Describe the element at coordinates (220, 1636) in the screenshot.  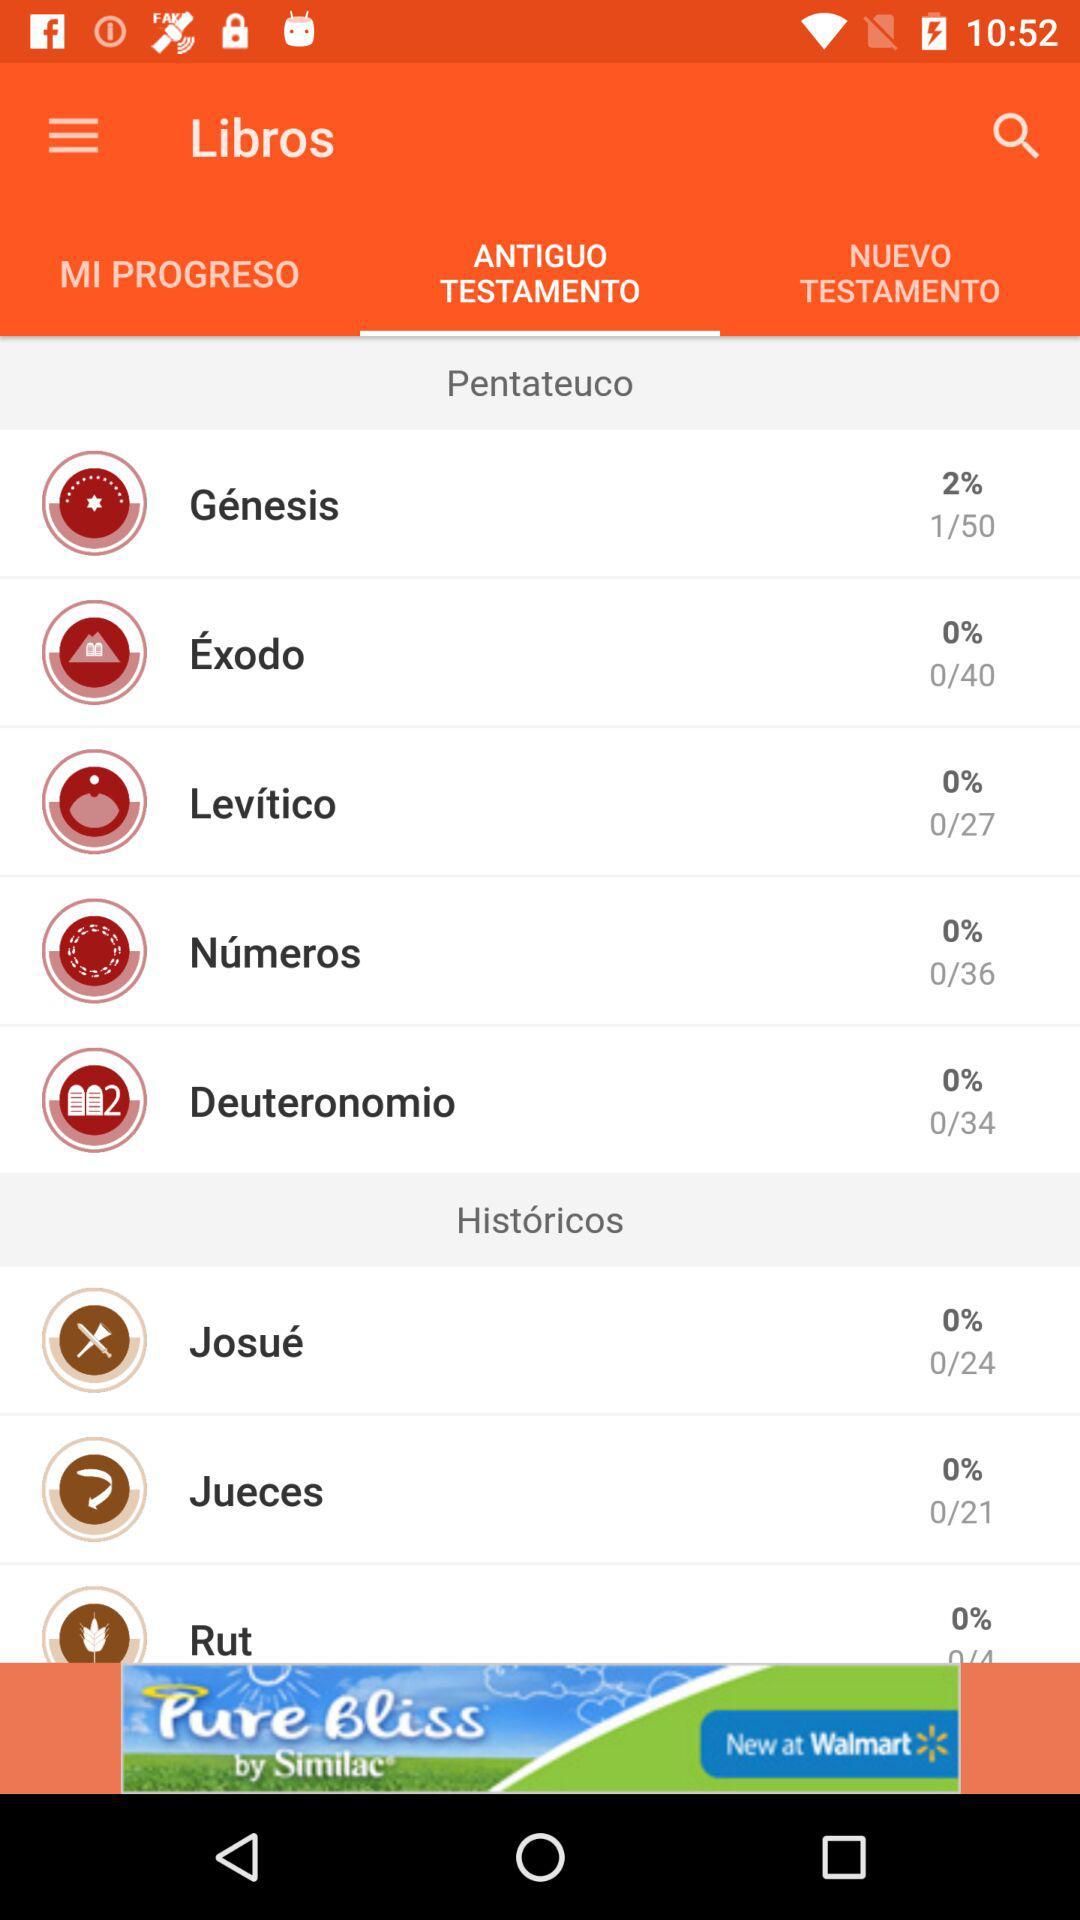
I see `icon next to the 0/4` at that location.